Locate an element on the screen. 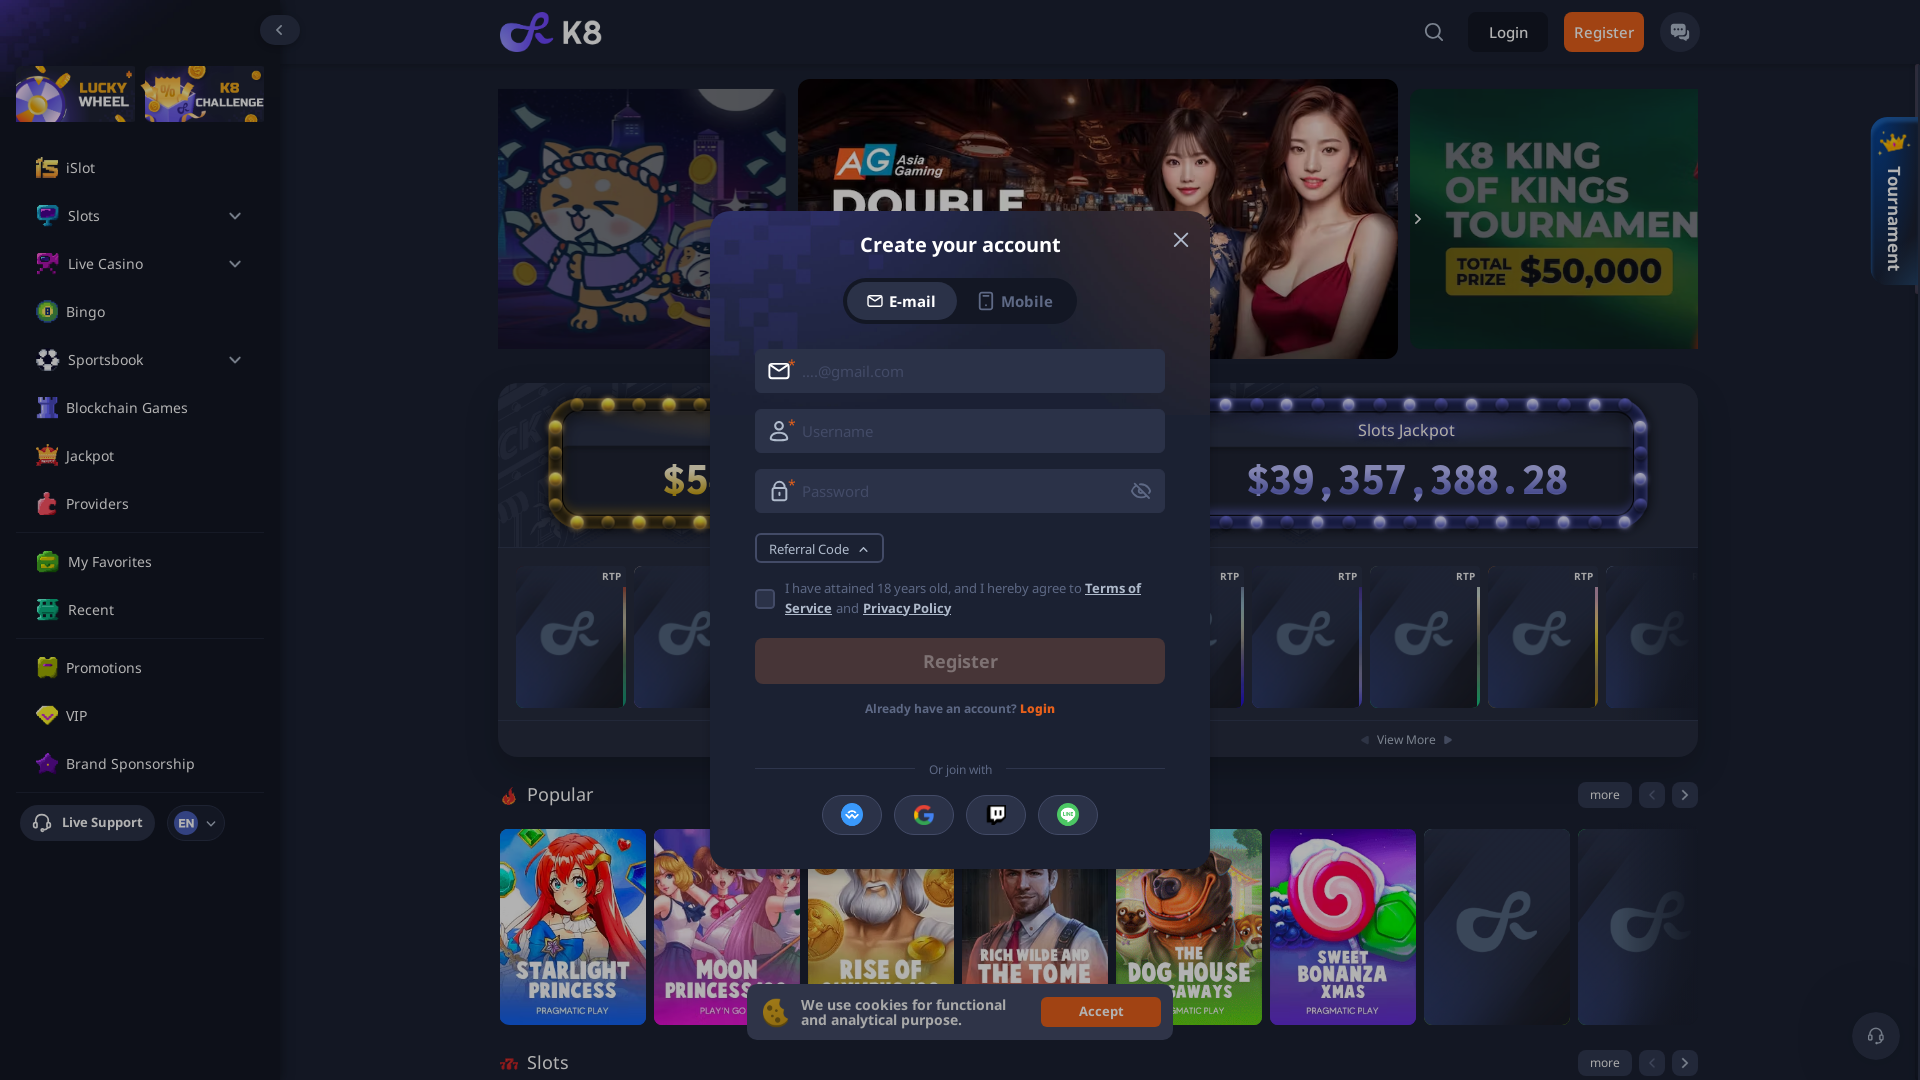 This screenshot has height=1080, width=1920. 'Providers' is located at coordinates (66, 503).